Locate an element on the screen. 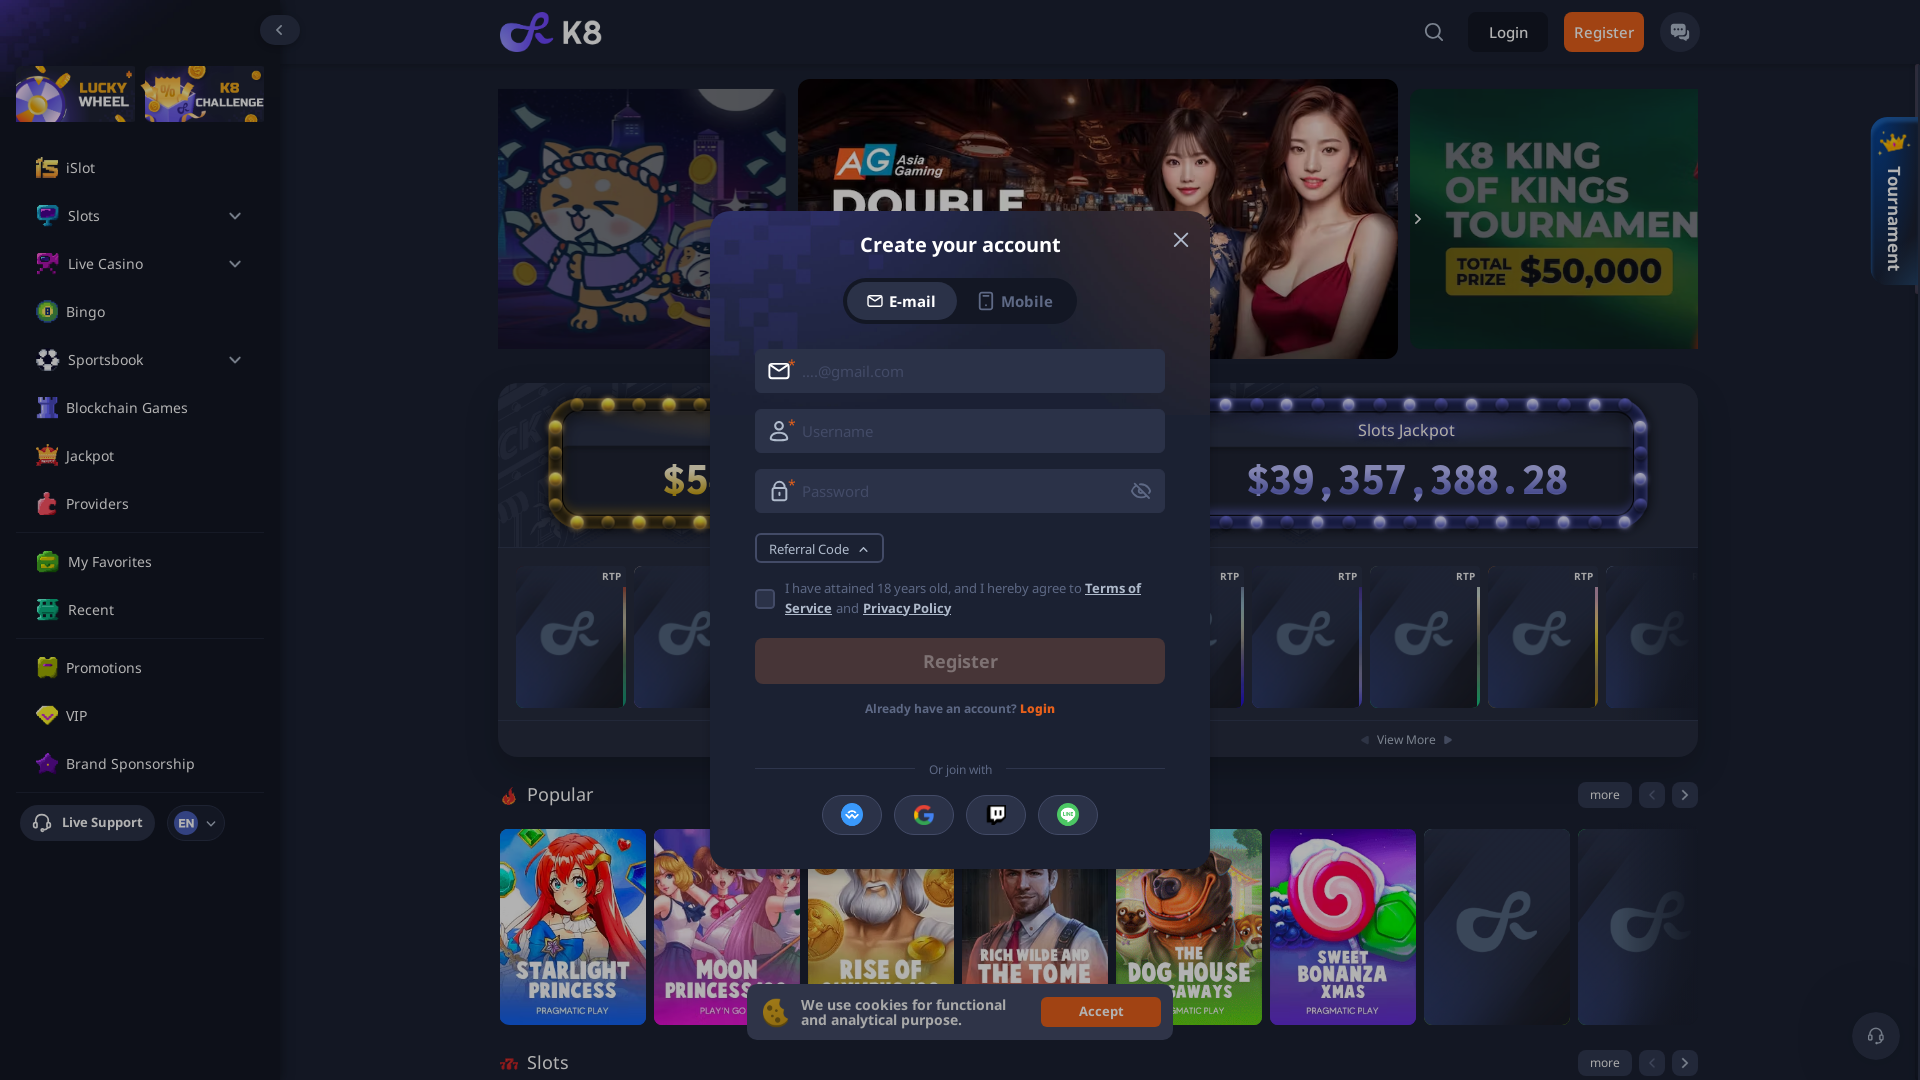 This screenshot has height=1080, width=1920. 'Providers' is located at coordinates (66, 503).